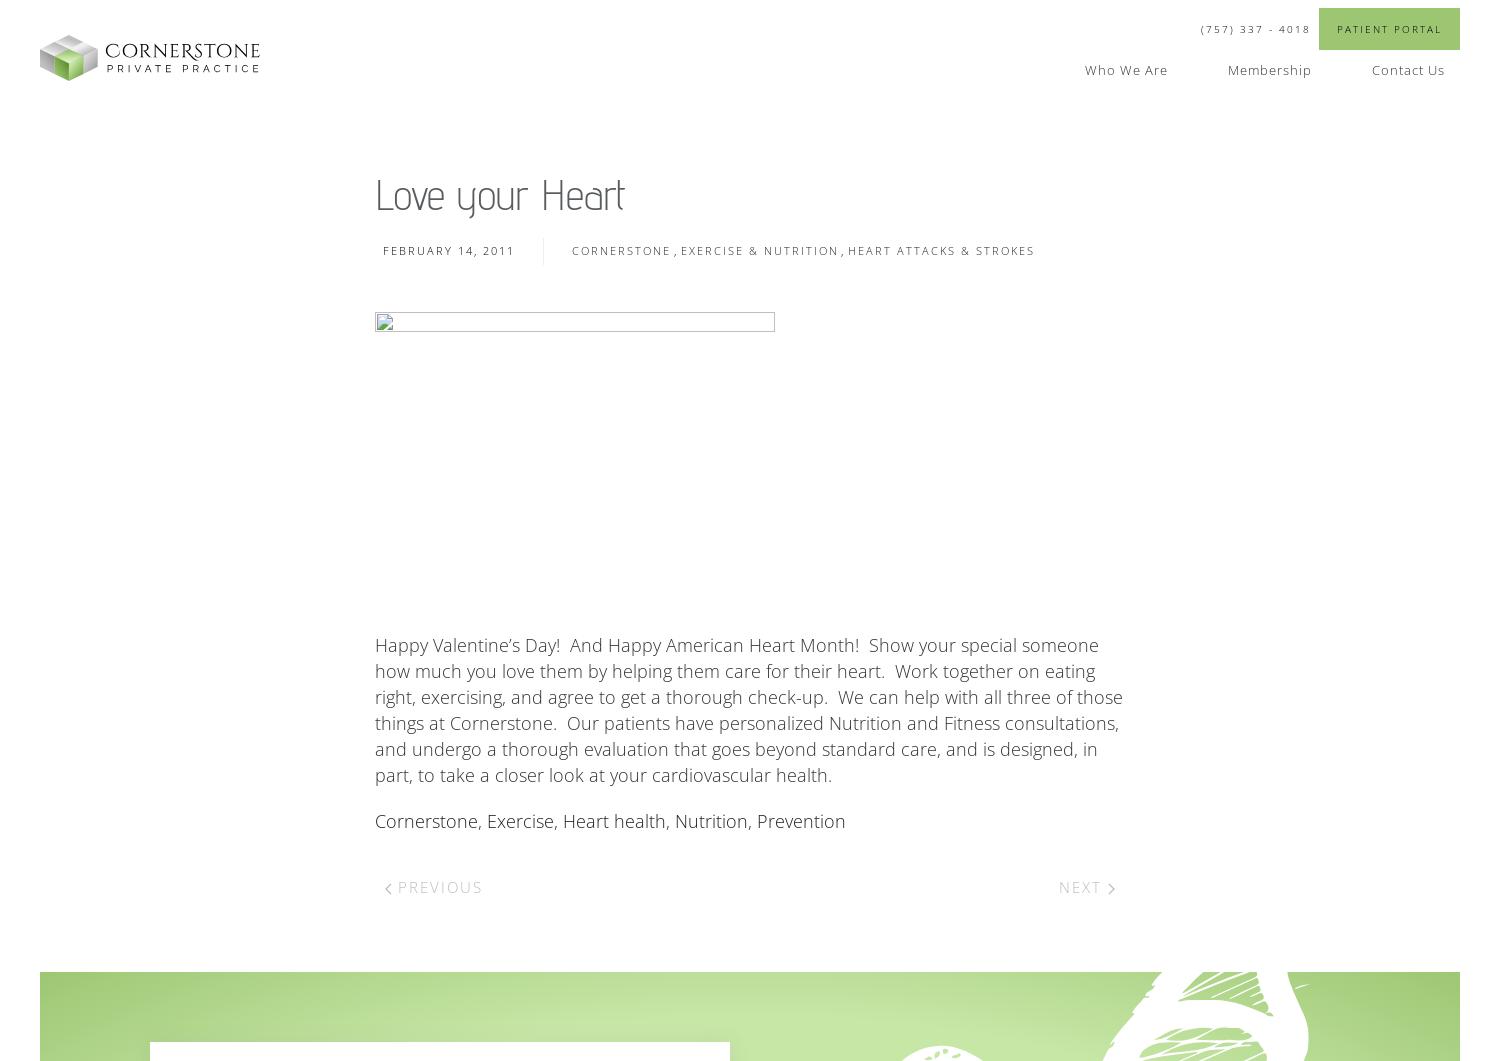  I want to click on '(757) 337 - 4018', so click(1255, 28).